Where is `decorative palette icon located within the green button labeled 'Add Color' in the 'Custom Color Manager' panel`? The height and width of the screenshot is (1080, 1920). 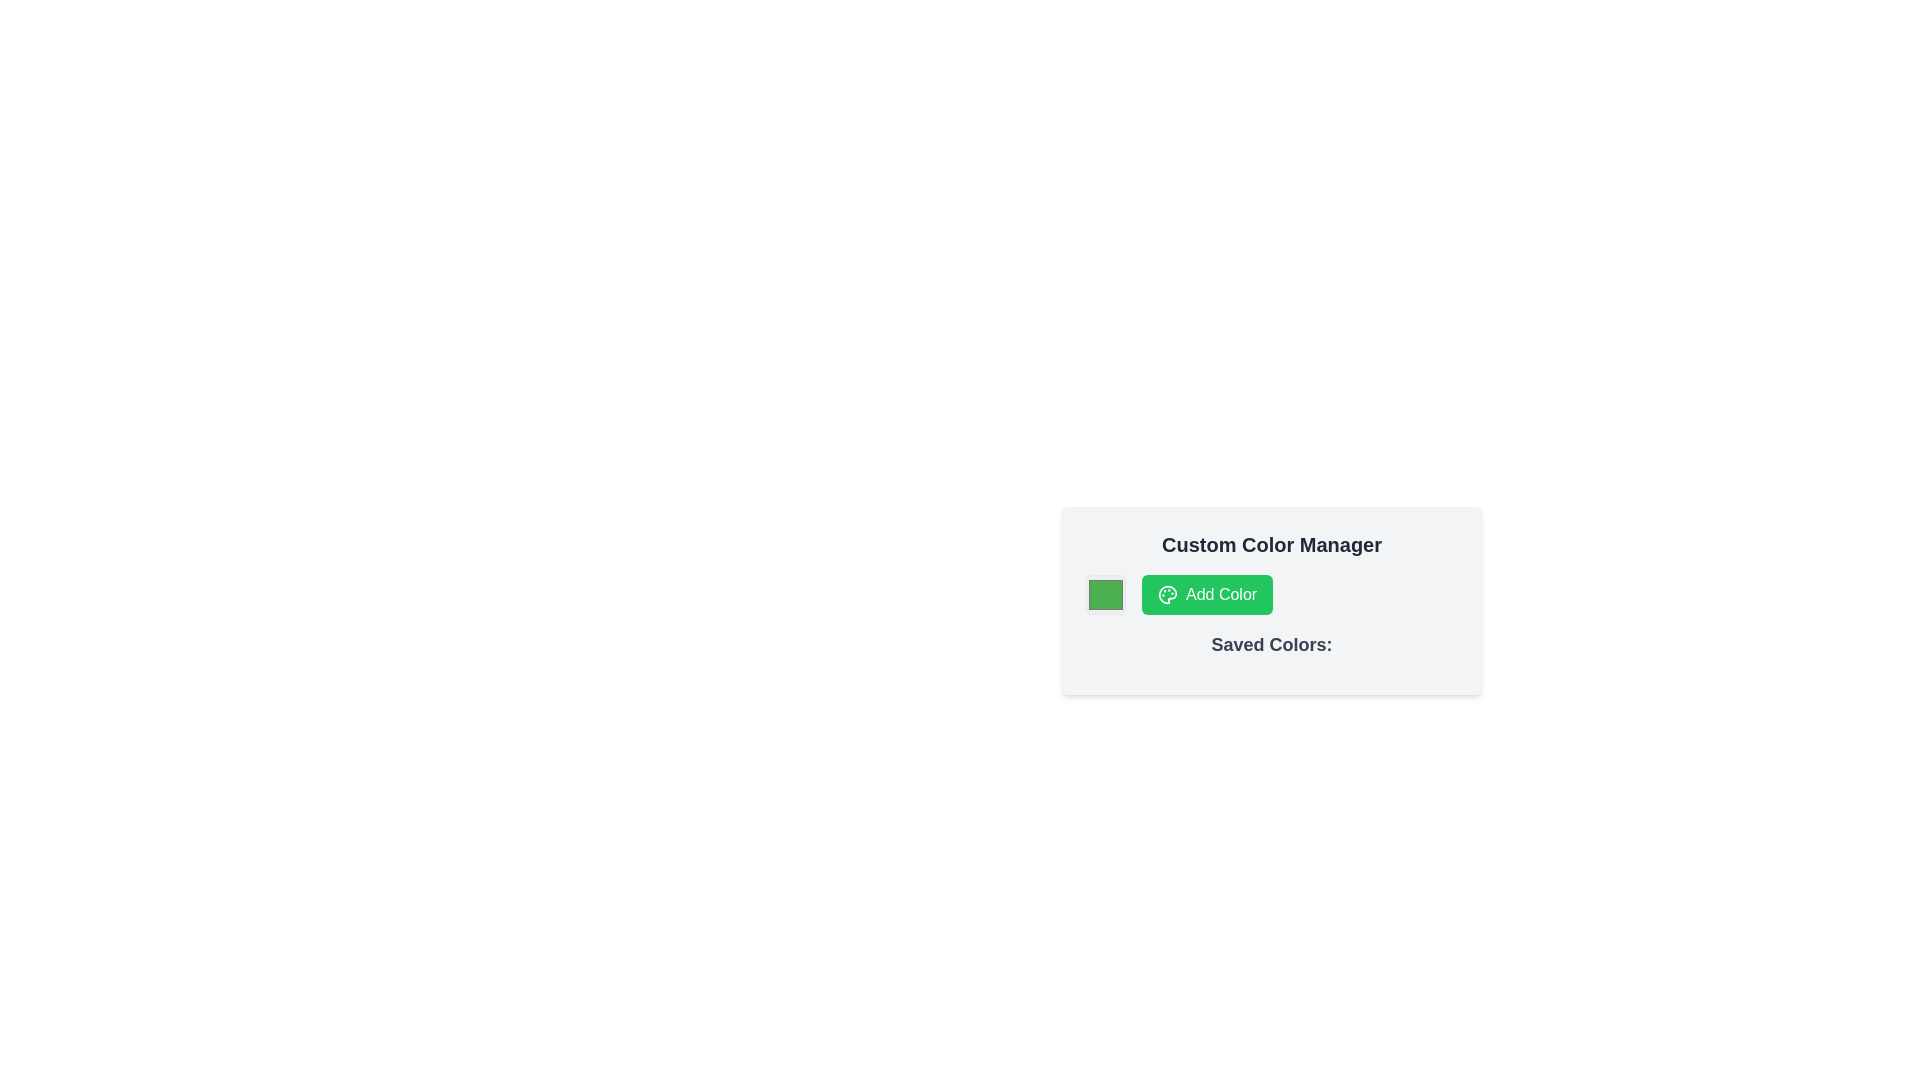 decorative palette icon located within the green button labeled 'Add Color' in the 'Custom Color Manager' panel is located at coordinates (1167, 593).